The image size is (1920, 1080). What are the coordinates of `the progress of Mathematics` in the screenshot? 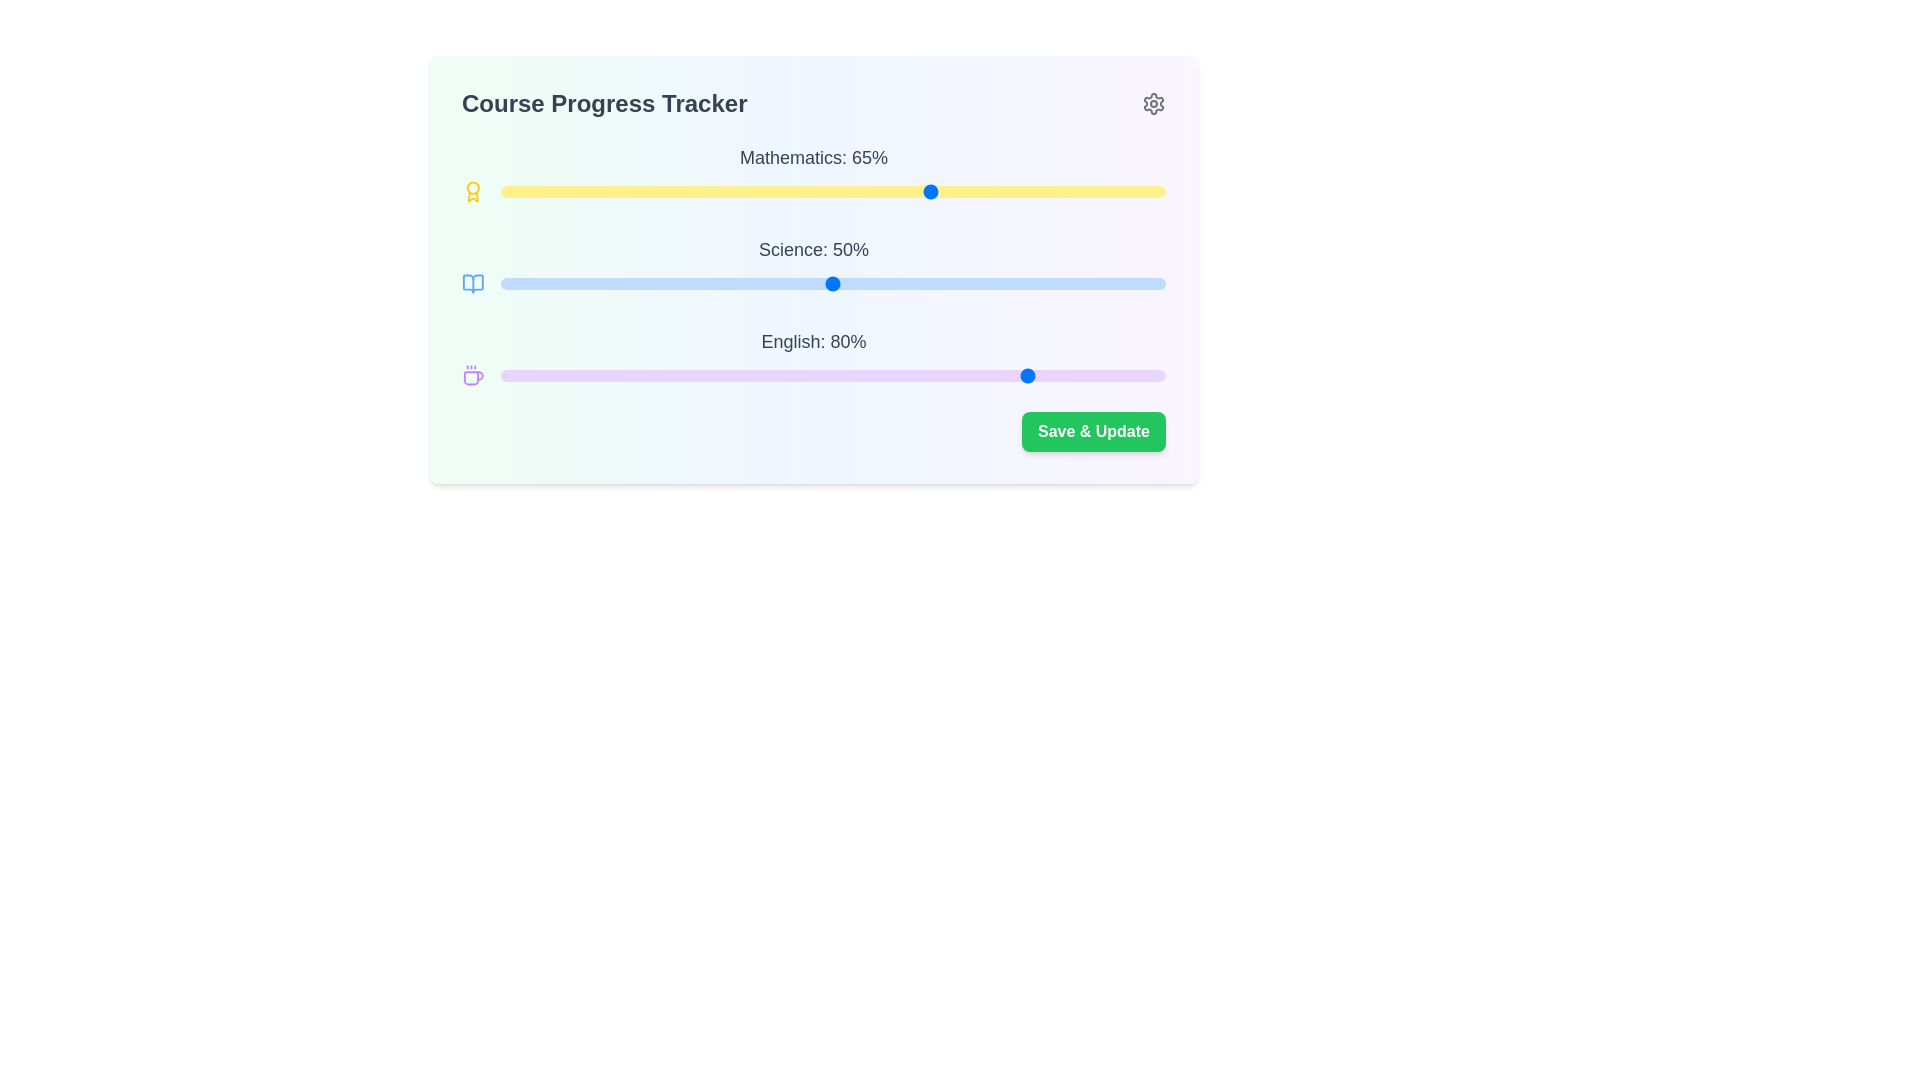 It's located at (513, 192).